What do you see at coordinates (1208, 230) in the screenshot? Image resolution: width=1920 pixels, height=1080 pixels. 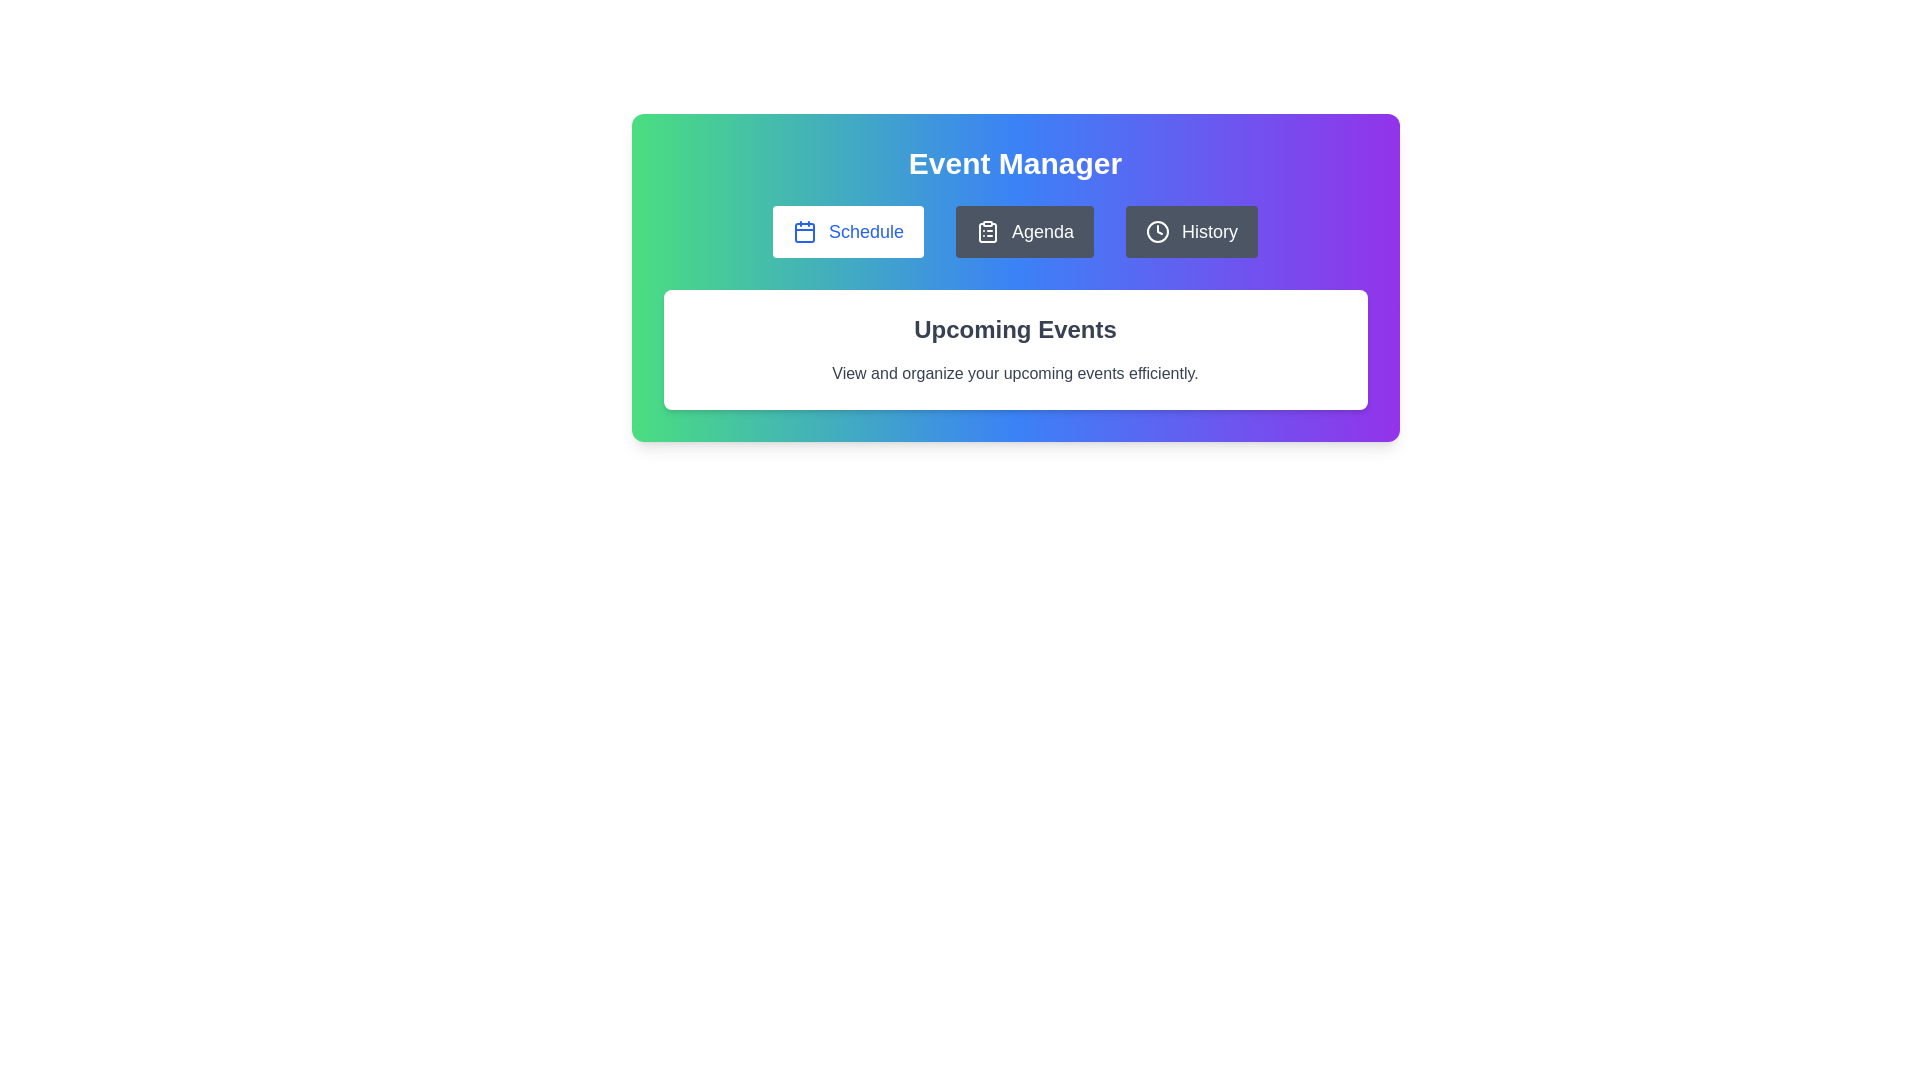 I see `the 'History' button located in the top right section of the user interface` at bounding box center [1208, 230].